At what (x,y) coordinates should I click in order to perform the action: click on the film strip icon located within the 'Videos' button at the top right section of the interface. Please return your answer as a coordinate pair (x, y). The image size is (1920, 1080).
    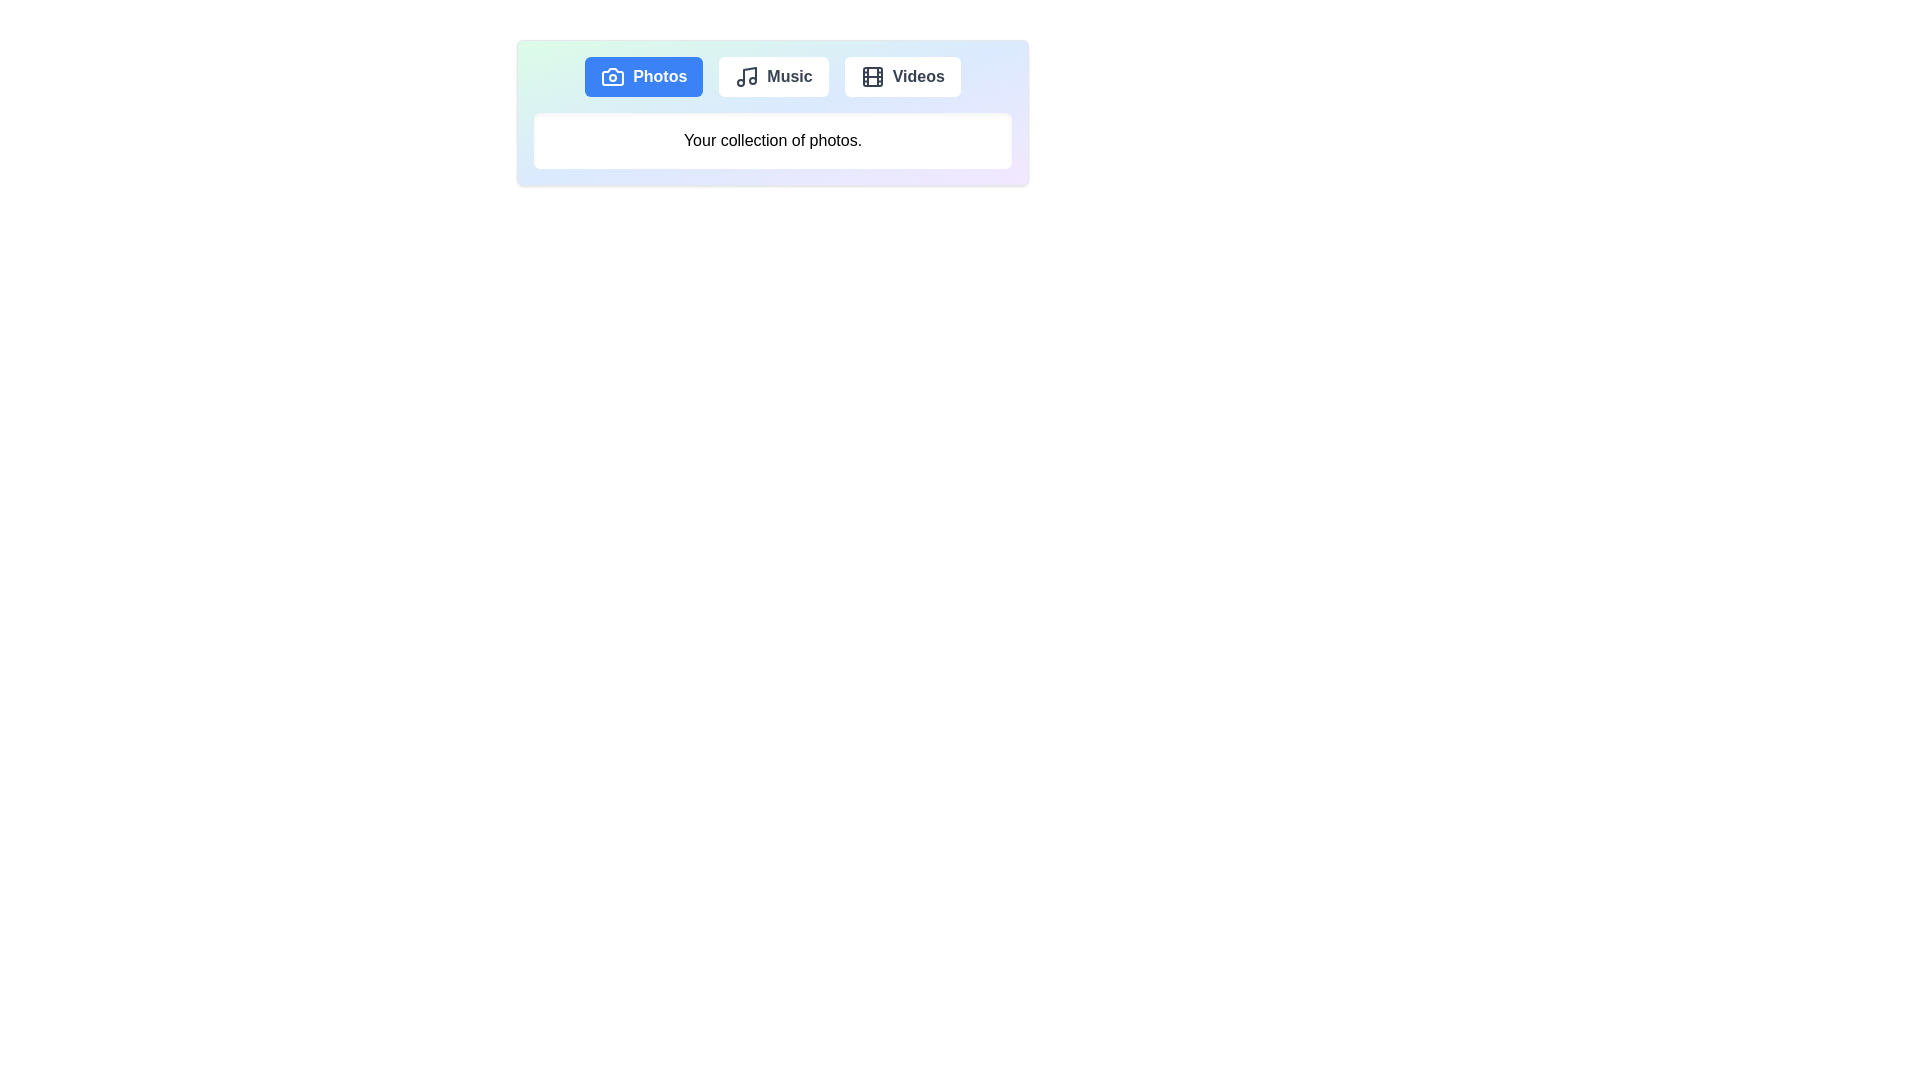
    Looking at the image, I should click on (872, 76).